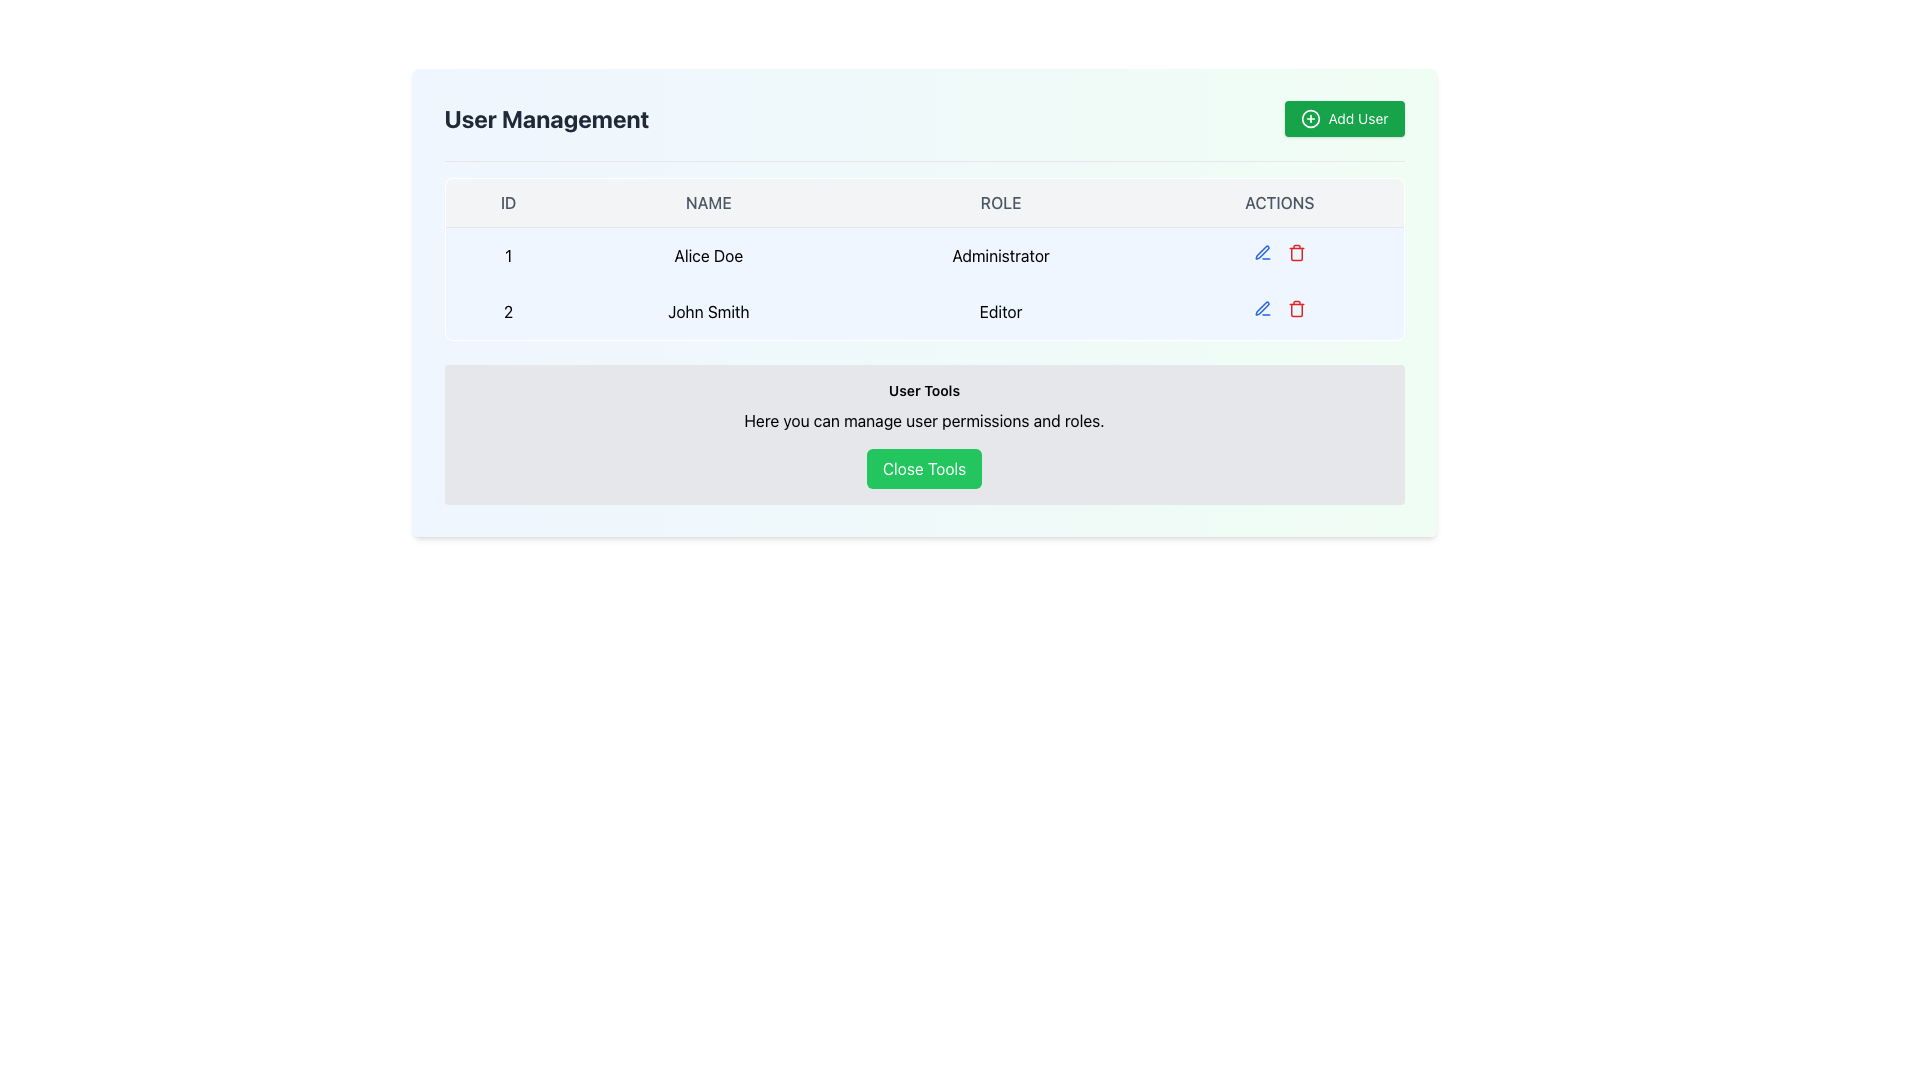 The image size is (1920, 1080). Describe the element at coordinates (1310, 119) in the screenshot. I see `the decorative SVG shape (circle) located in the top-right corner of the interface, near the 'Add User' button` at that location.